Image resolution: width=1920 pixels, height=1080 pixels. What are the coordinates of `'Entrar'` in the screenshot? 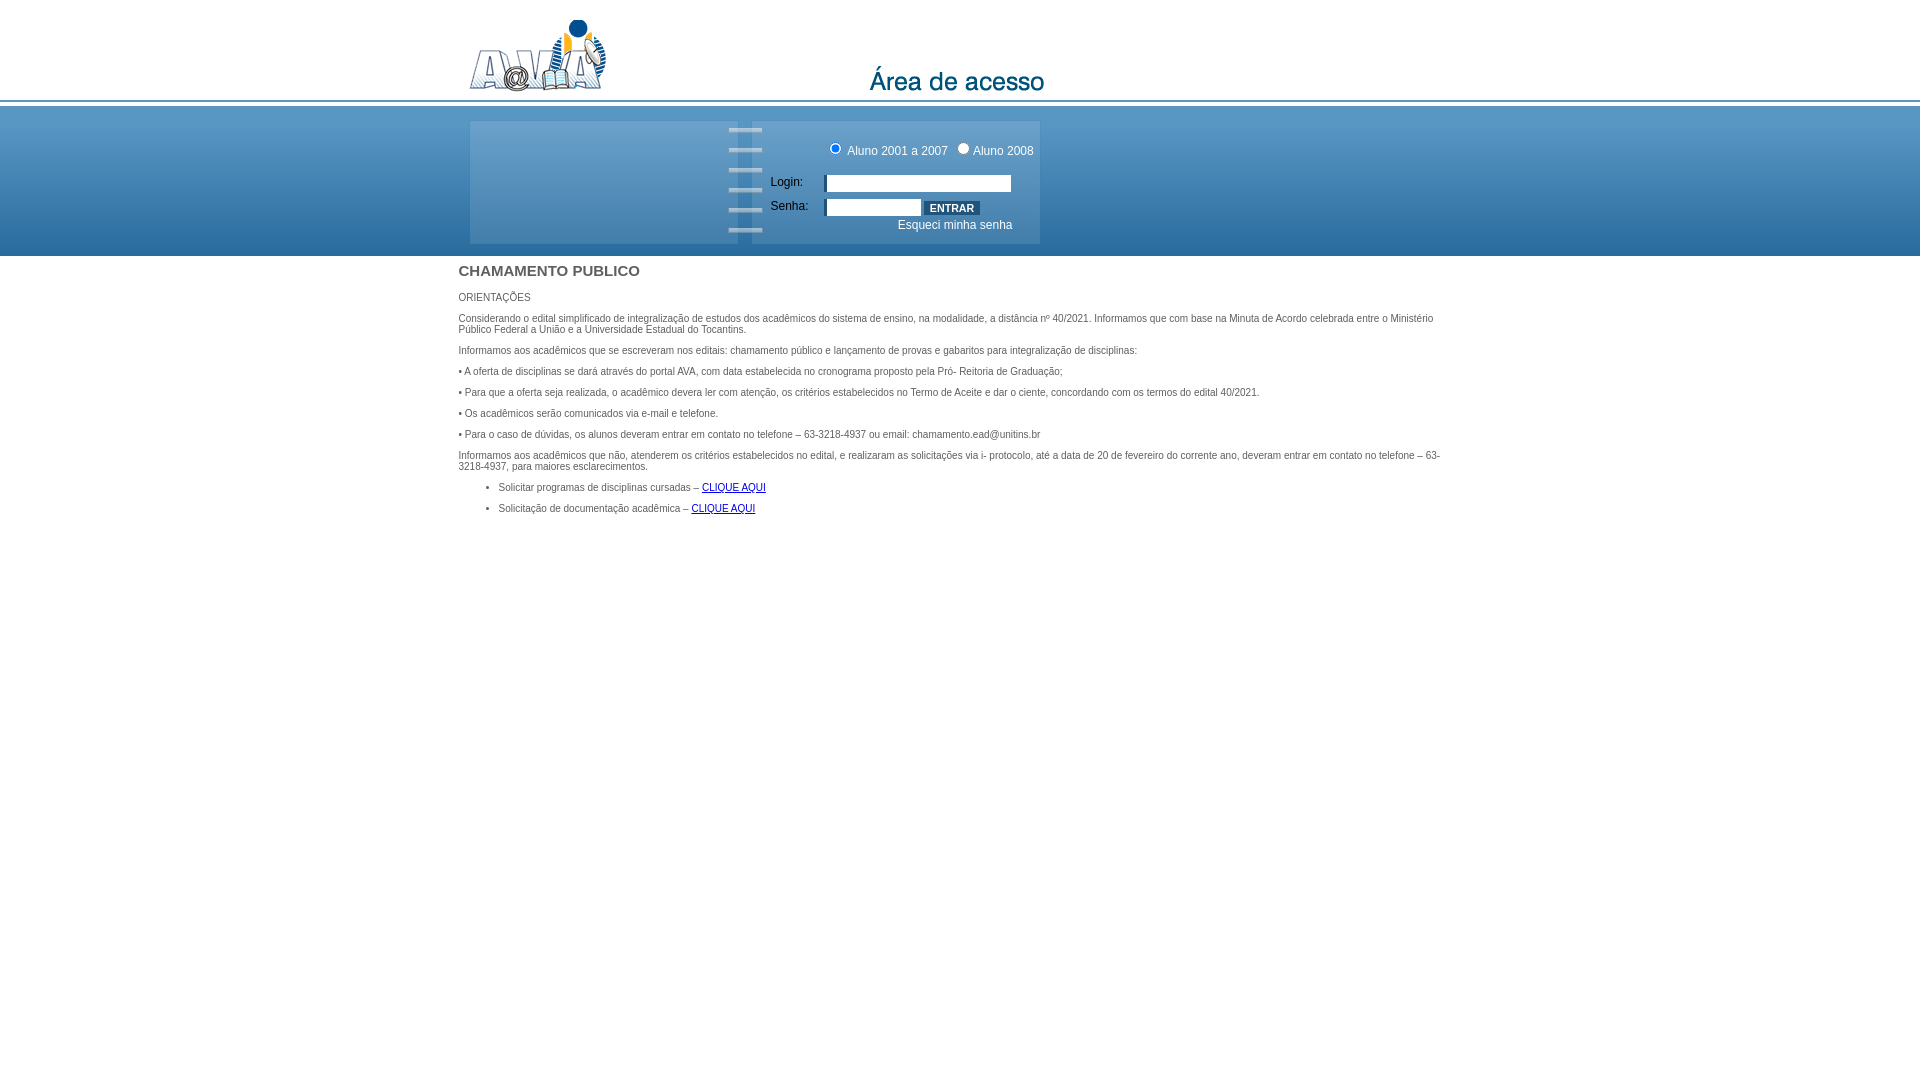 It's located at (950, 208).